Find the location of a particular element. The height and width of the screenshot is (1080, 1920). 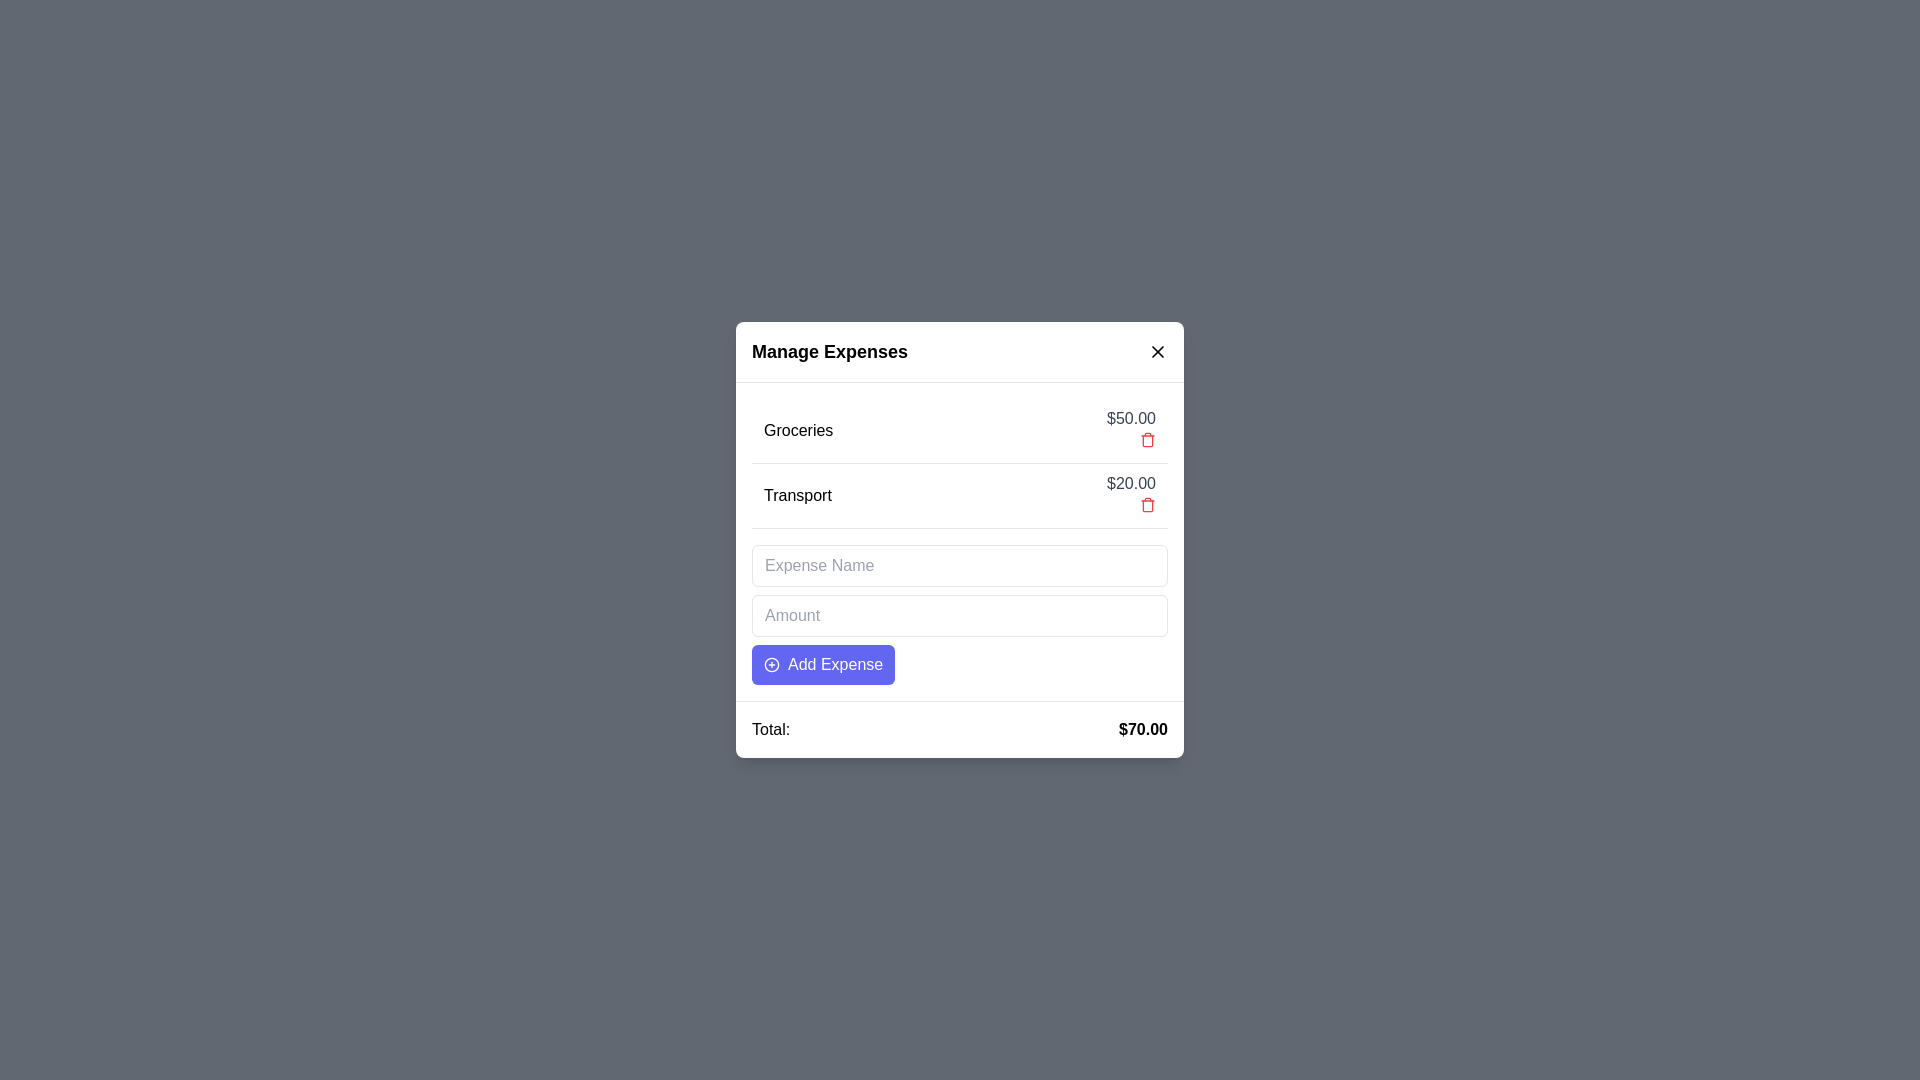

the rectangular button with a blue background and white text reading 'Add Expense' located in the 'Manage Expenses' modal is located at coordinates (823, 664).